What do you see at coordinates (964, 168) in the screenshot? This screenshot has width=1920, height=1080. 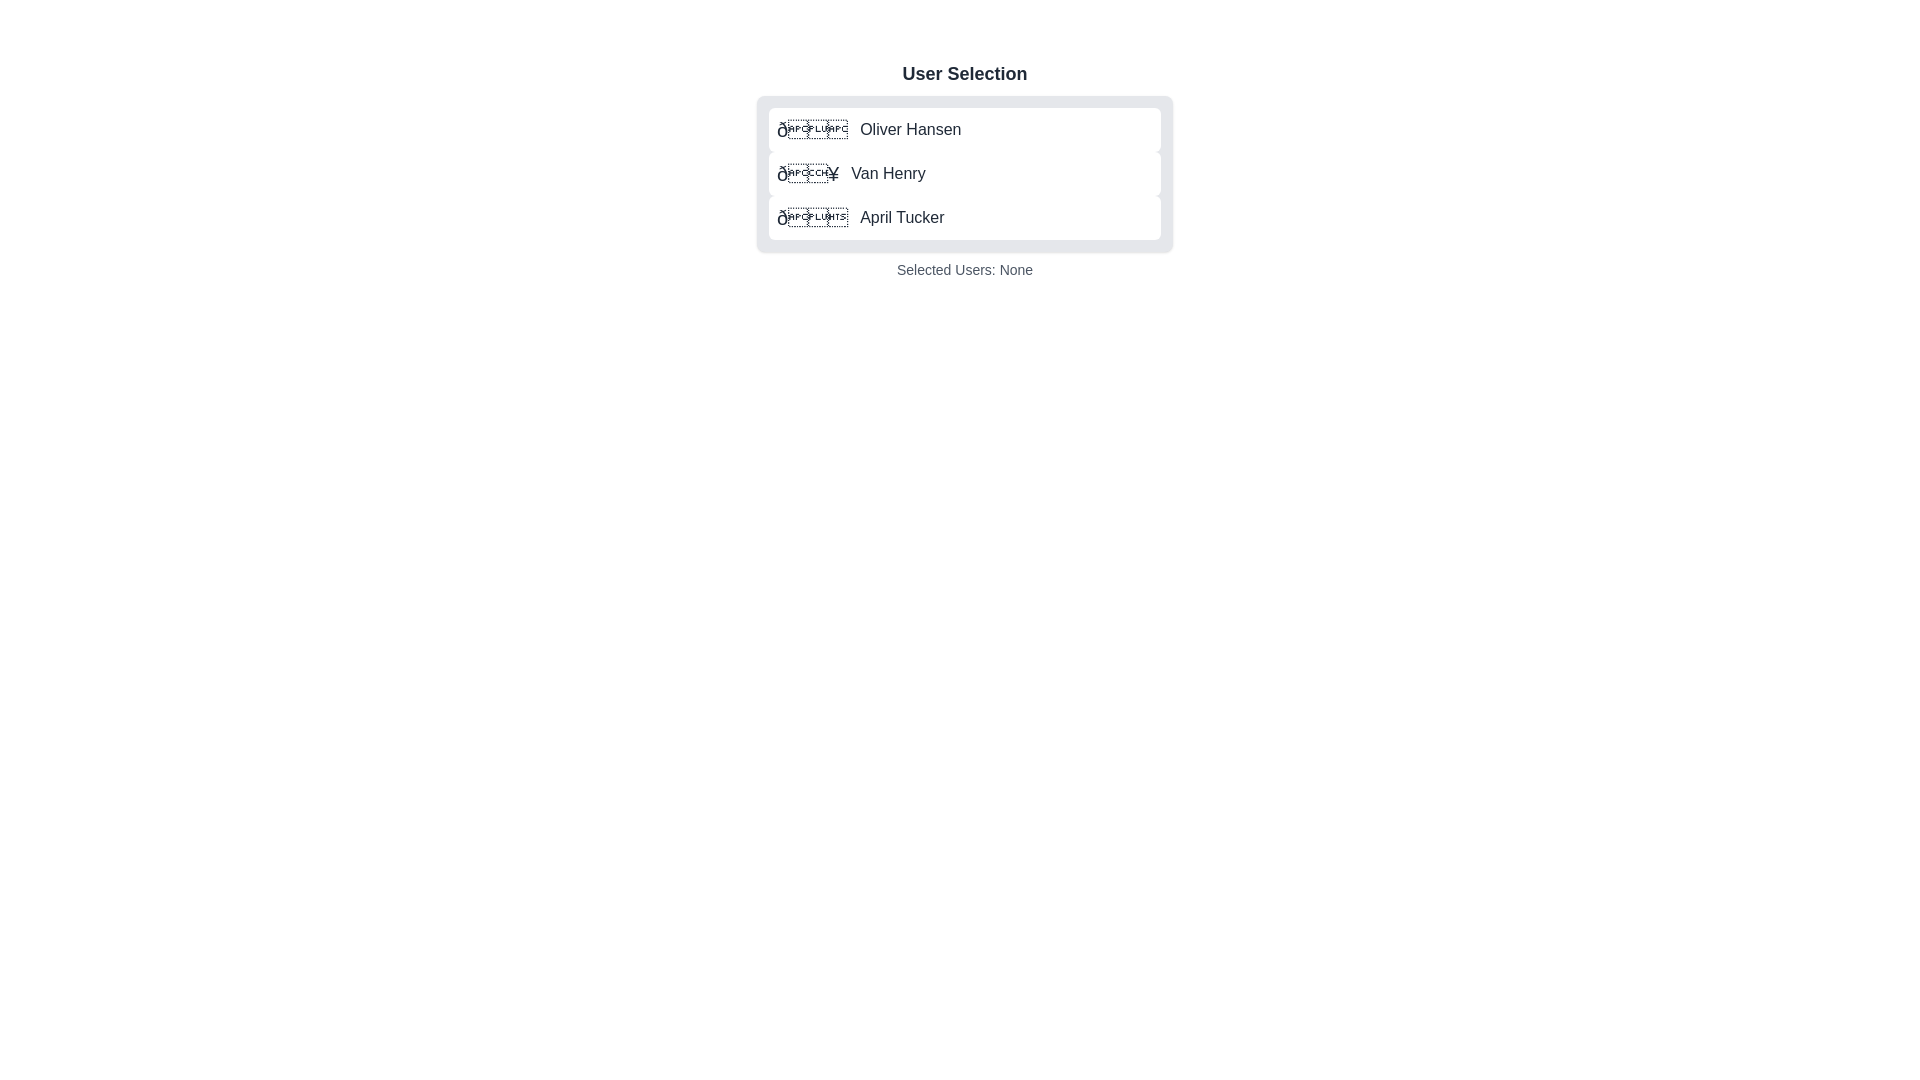 I see `the Interactive List Item representing user 'Van Henry' in the selection list` at bounding box center [964, 168].